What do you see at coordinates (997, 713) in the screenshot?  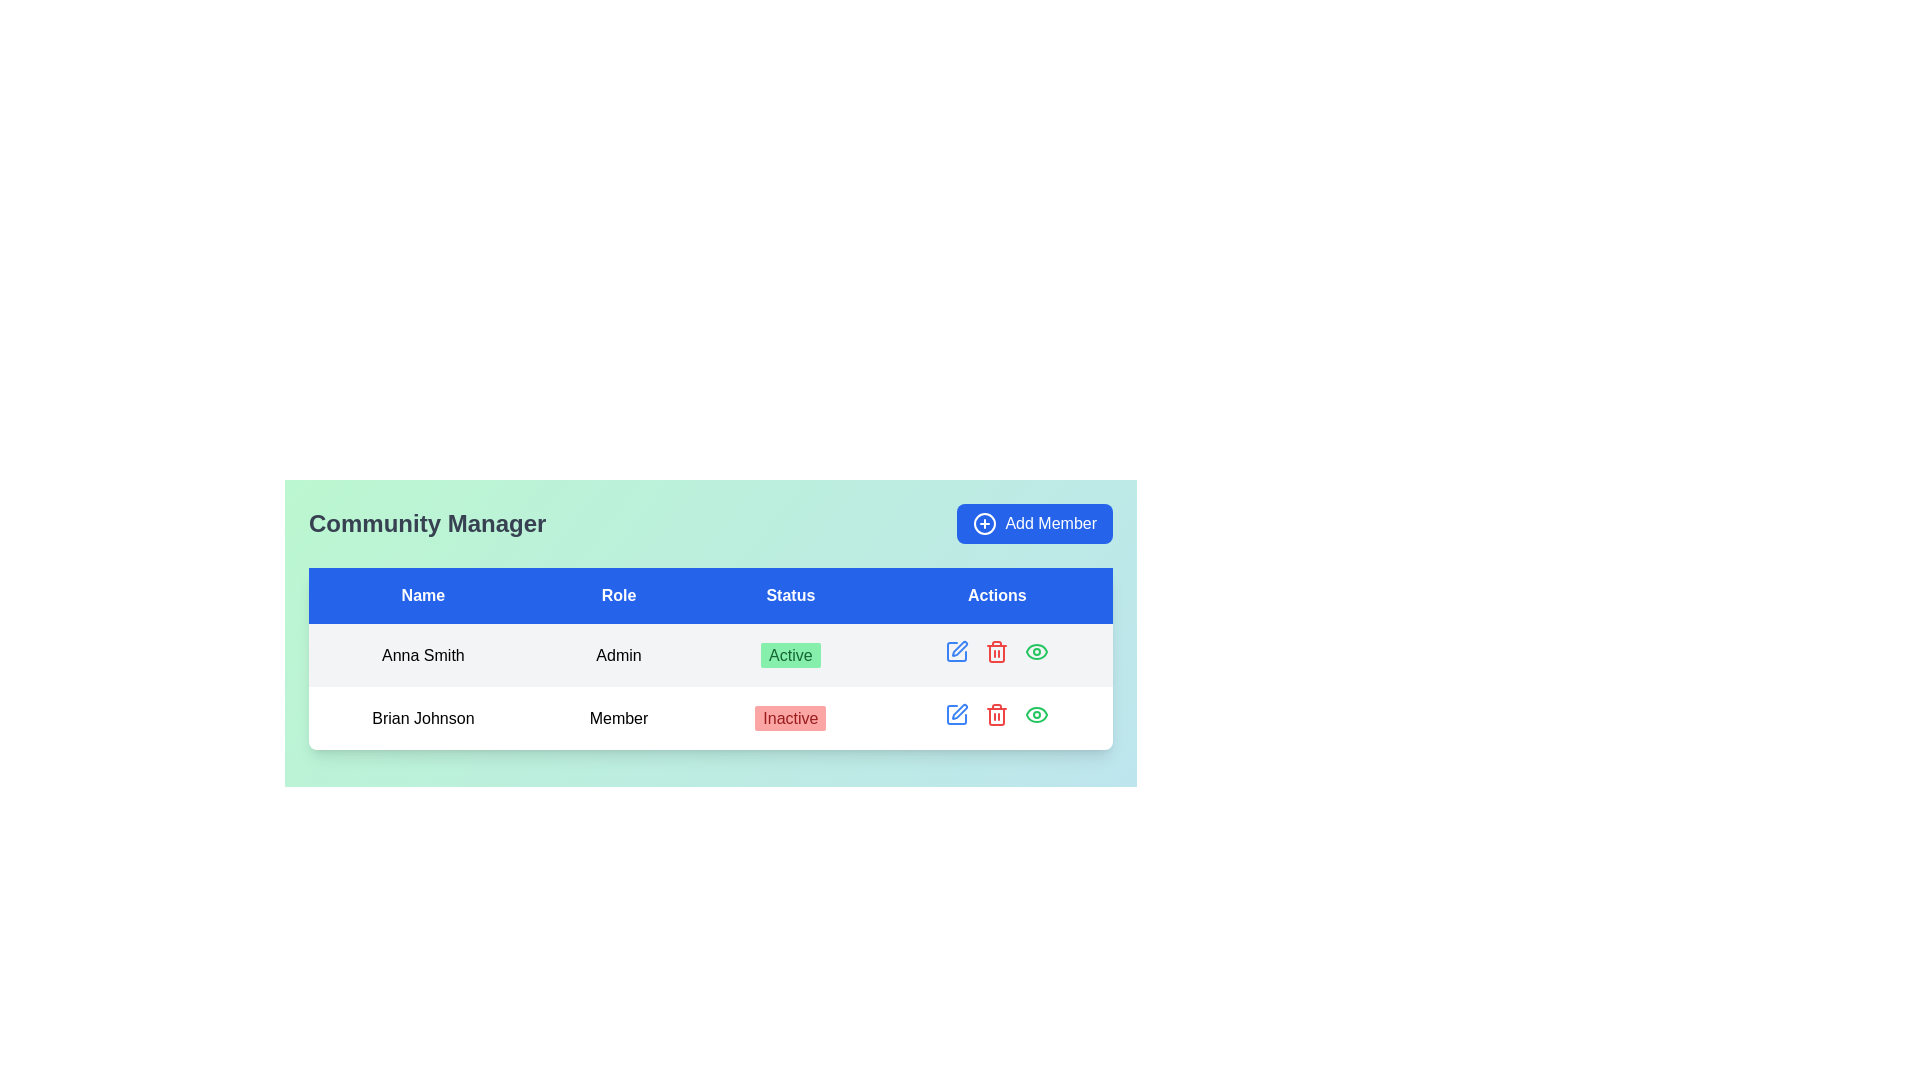 I see `the delete button located in the Actions column of the table for the entry 'Brian Johnson' to initiate deletion` at bounding box center [997, 713].